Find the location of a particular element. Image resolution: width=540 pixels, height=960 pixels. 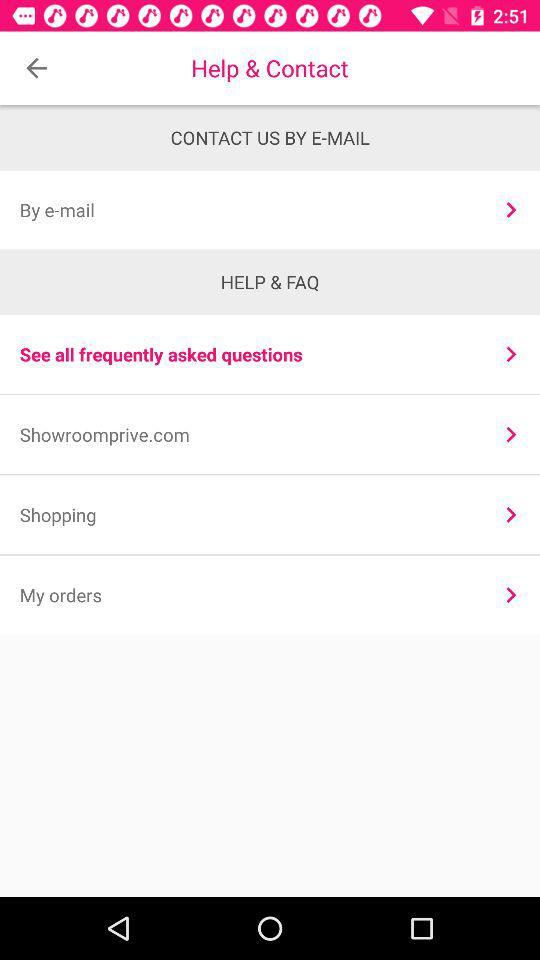

item above the contact us by icon is located at coordinates (36, 68).